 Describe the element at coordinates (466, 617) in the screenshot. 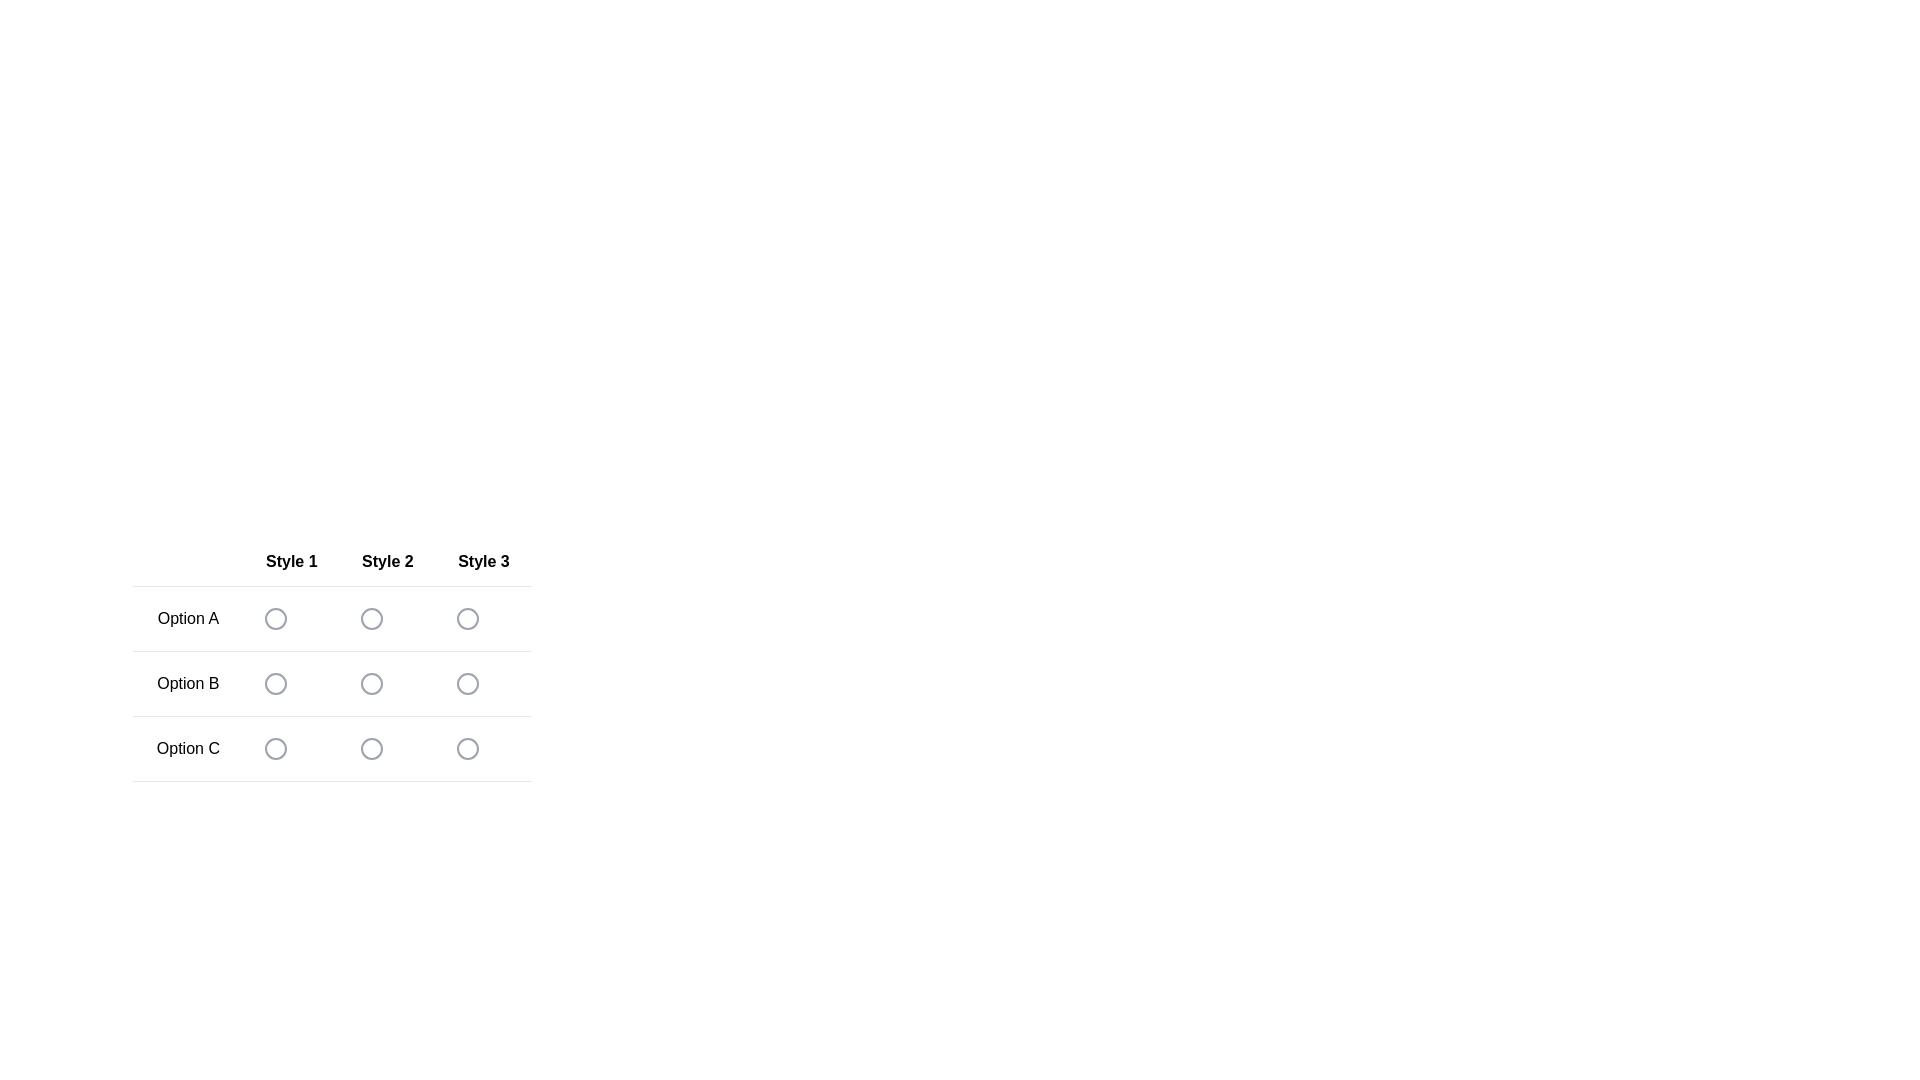

I see `the third radio button in the 'Style 3' column corresponding to the 'Option A' row` at that location.